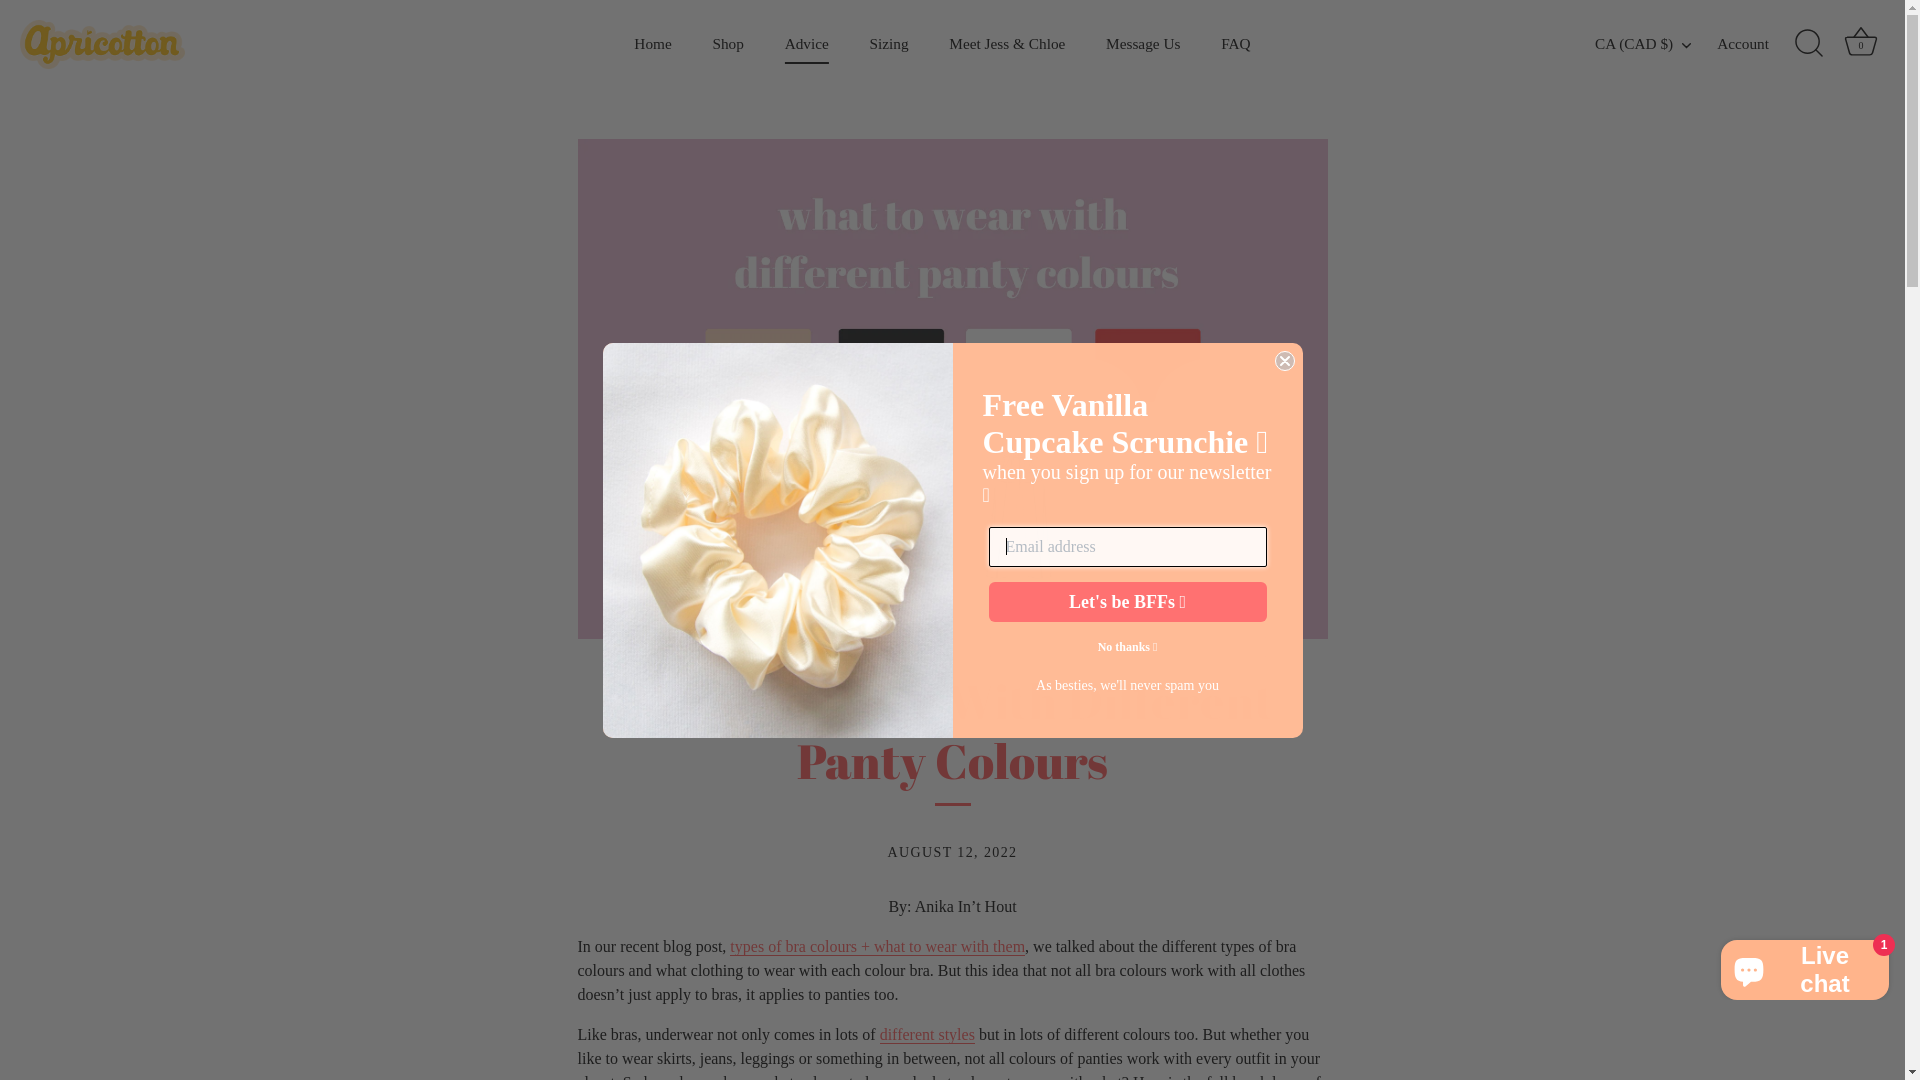  I want to click on 'FAQ', so click(1202, 44).